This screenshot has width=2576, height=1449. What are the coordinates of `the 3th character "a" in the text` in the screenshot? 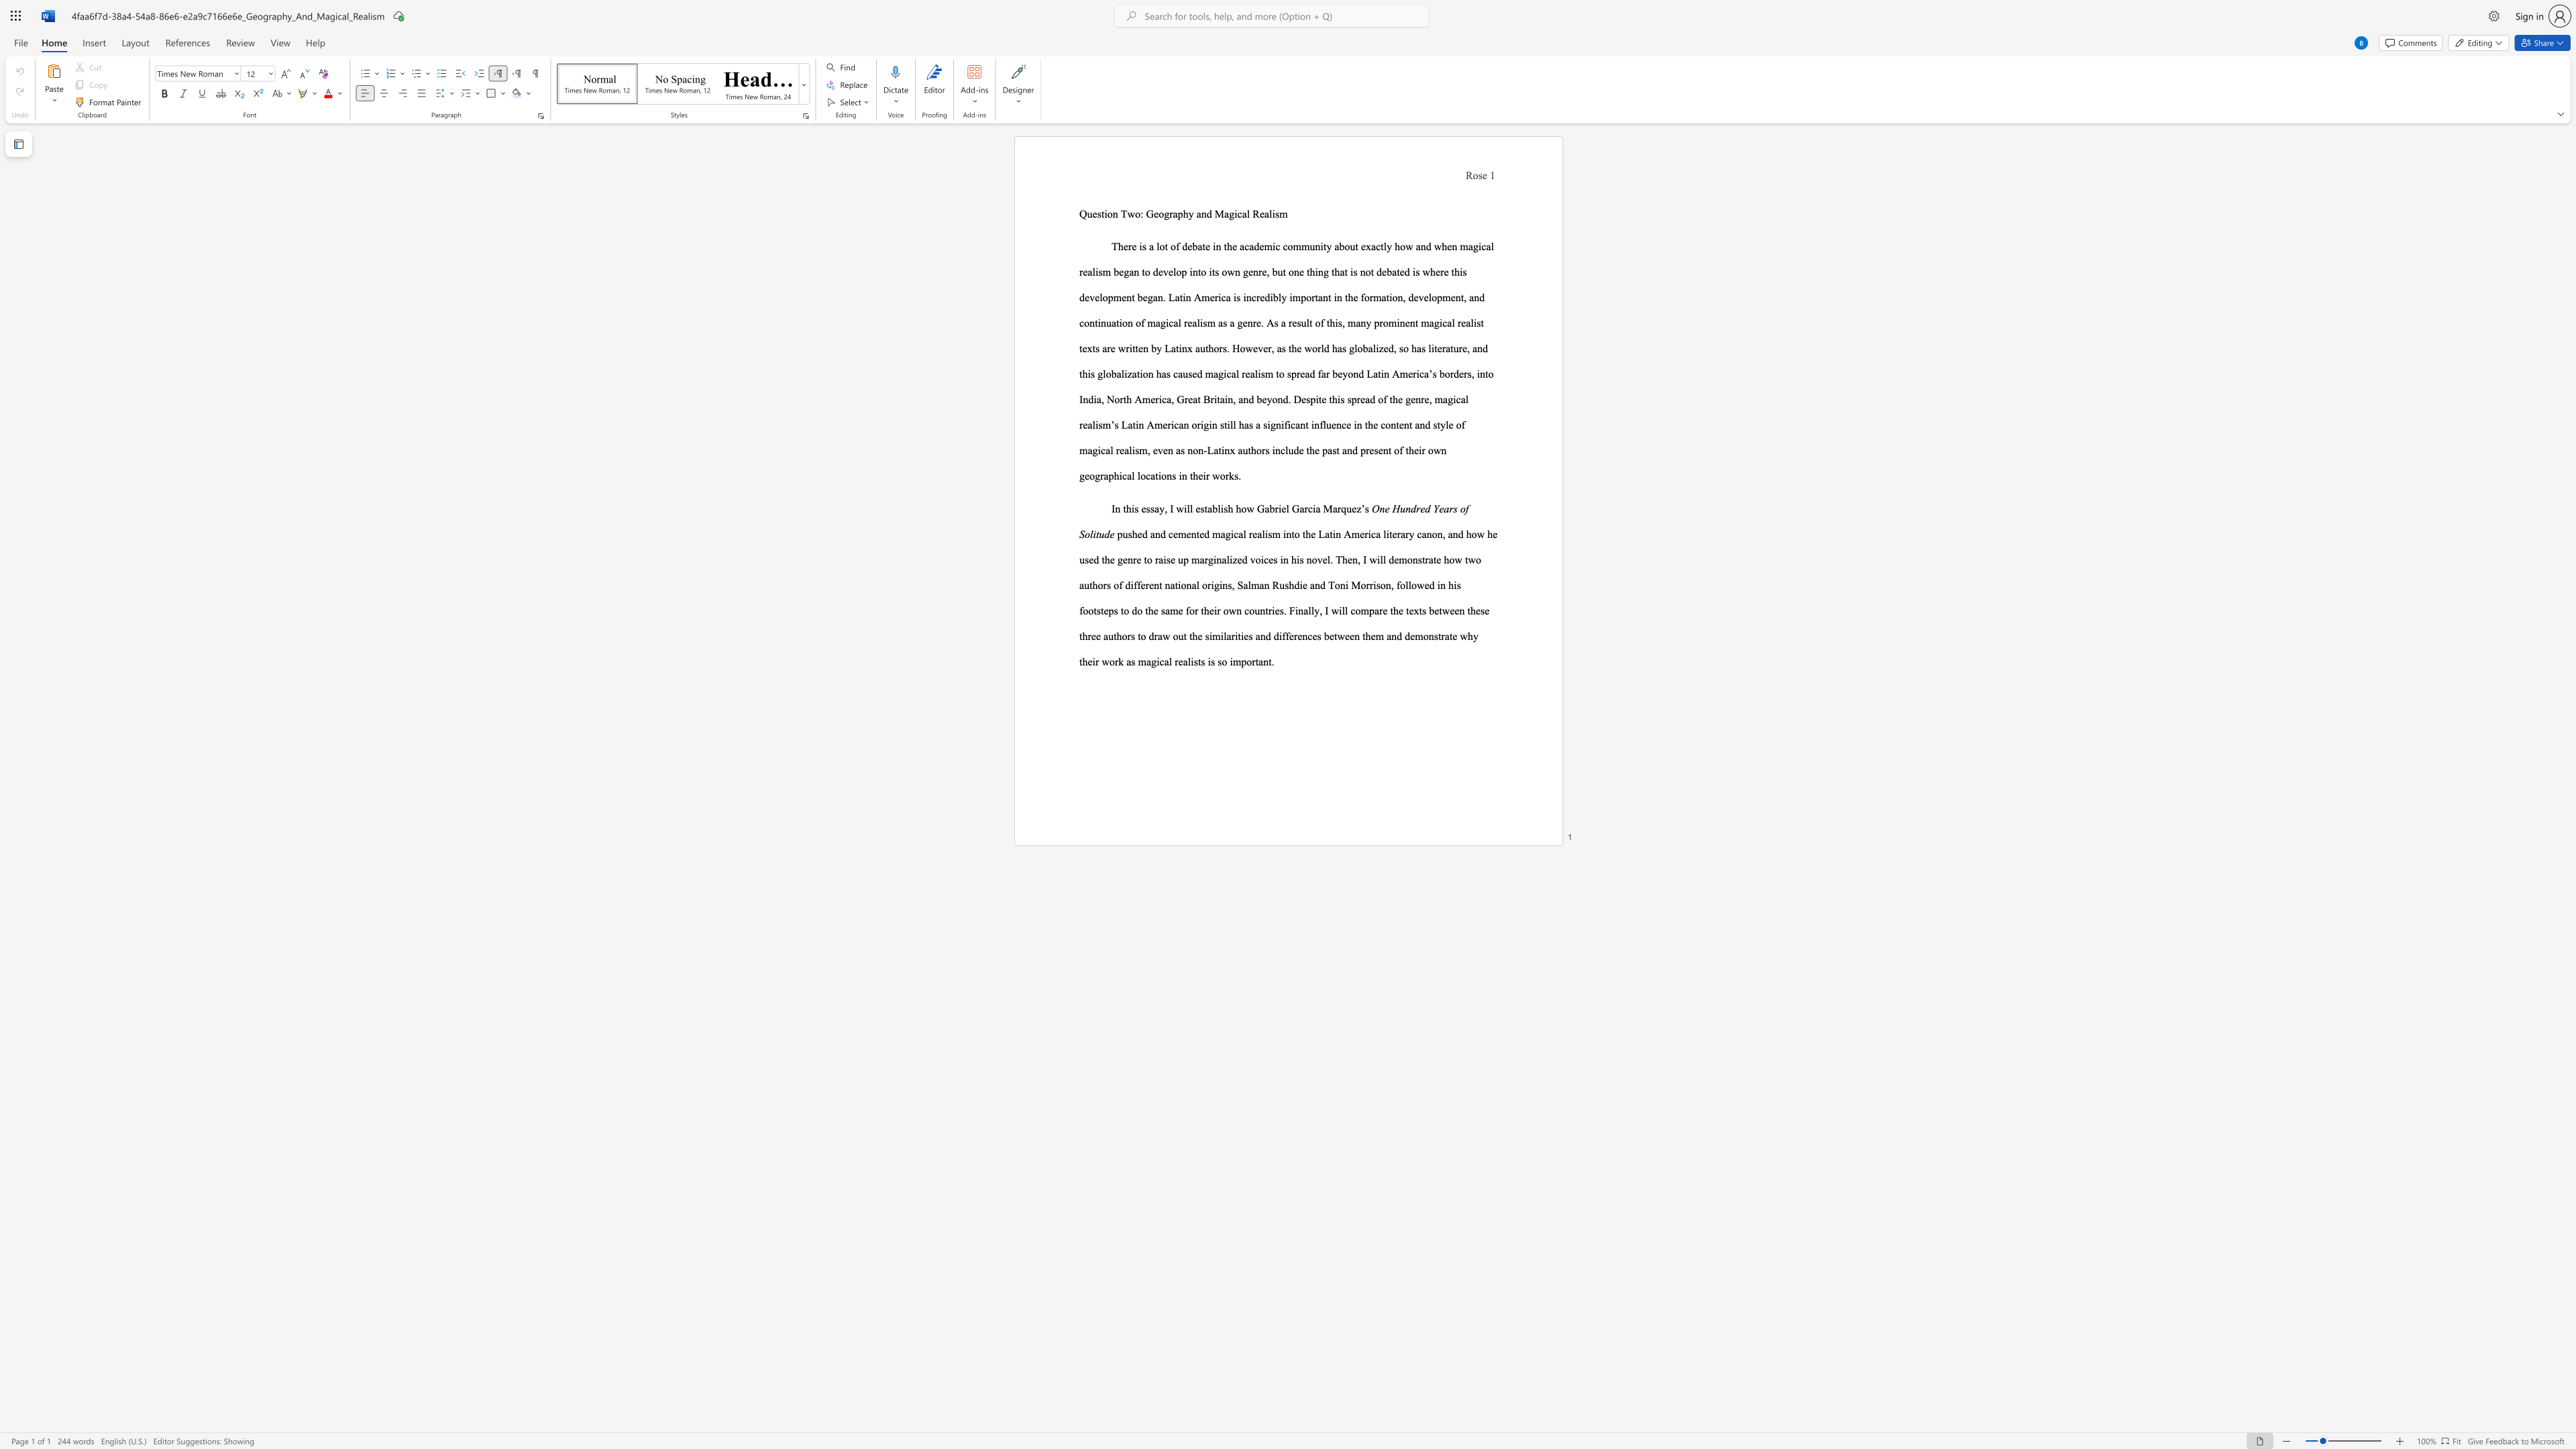 It's located at (1375, 373).